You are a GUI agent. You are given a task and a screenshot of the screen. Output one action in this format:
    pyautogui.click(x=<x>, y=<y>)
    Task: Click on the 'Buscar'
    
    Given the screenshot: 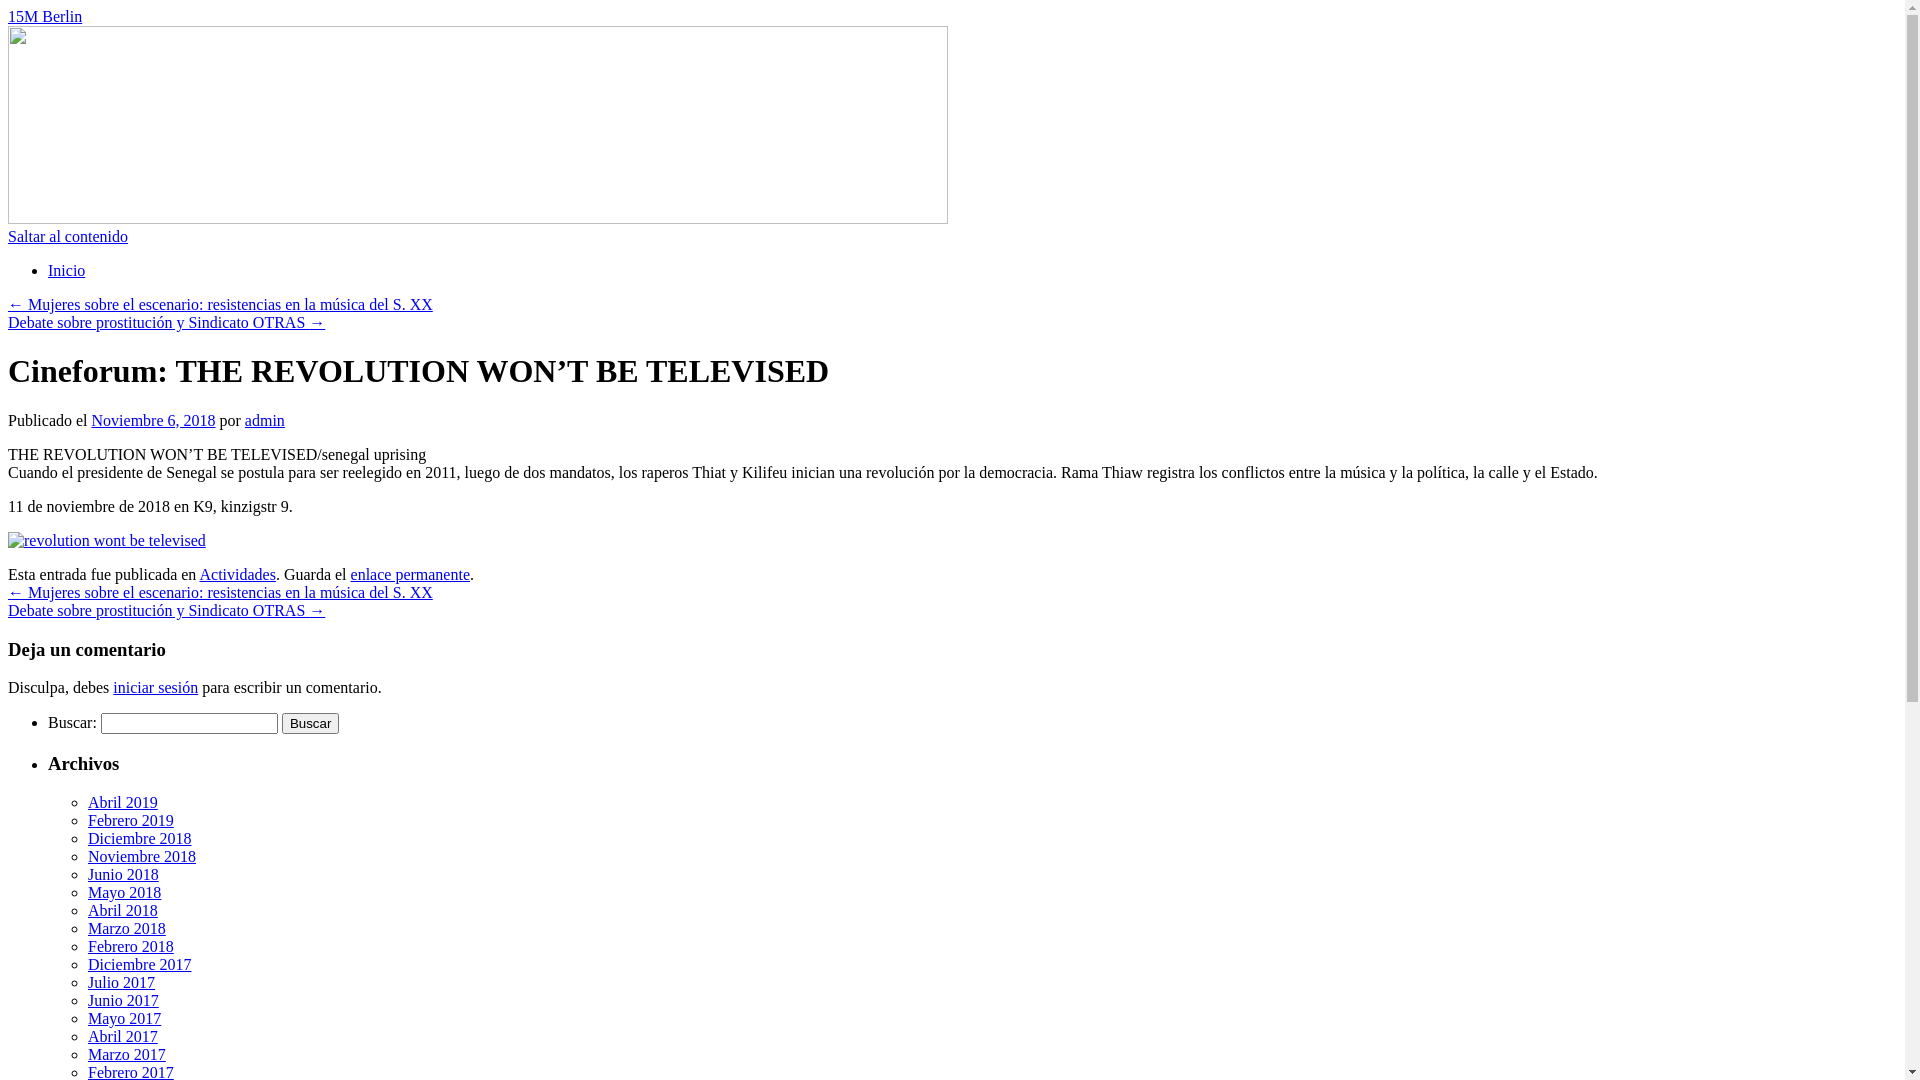 What is the action you would take?
    pyautogui.click(x=309, y=723)
    